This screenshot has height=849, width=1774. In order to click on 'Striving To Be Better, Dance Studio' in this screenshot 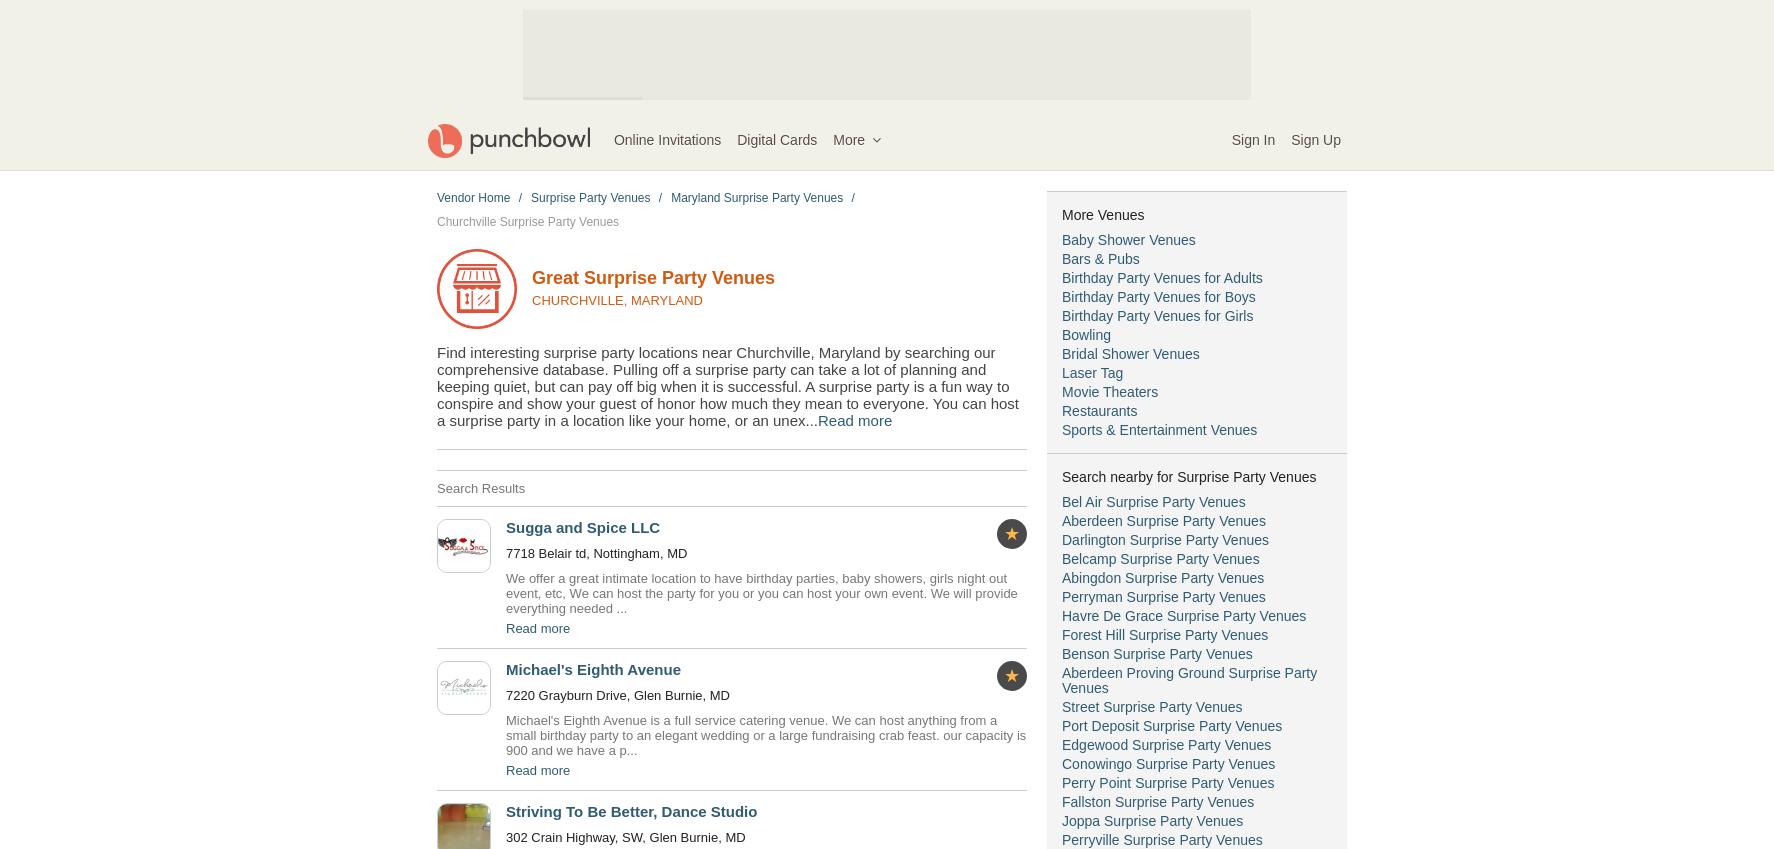, I will do `click(631, 811)`.